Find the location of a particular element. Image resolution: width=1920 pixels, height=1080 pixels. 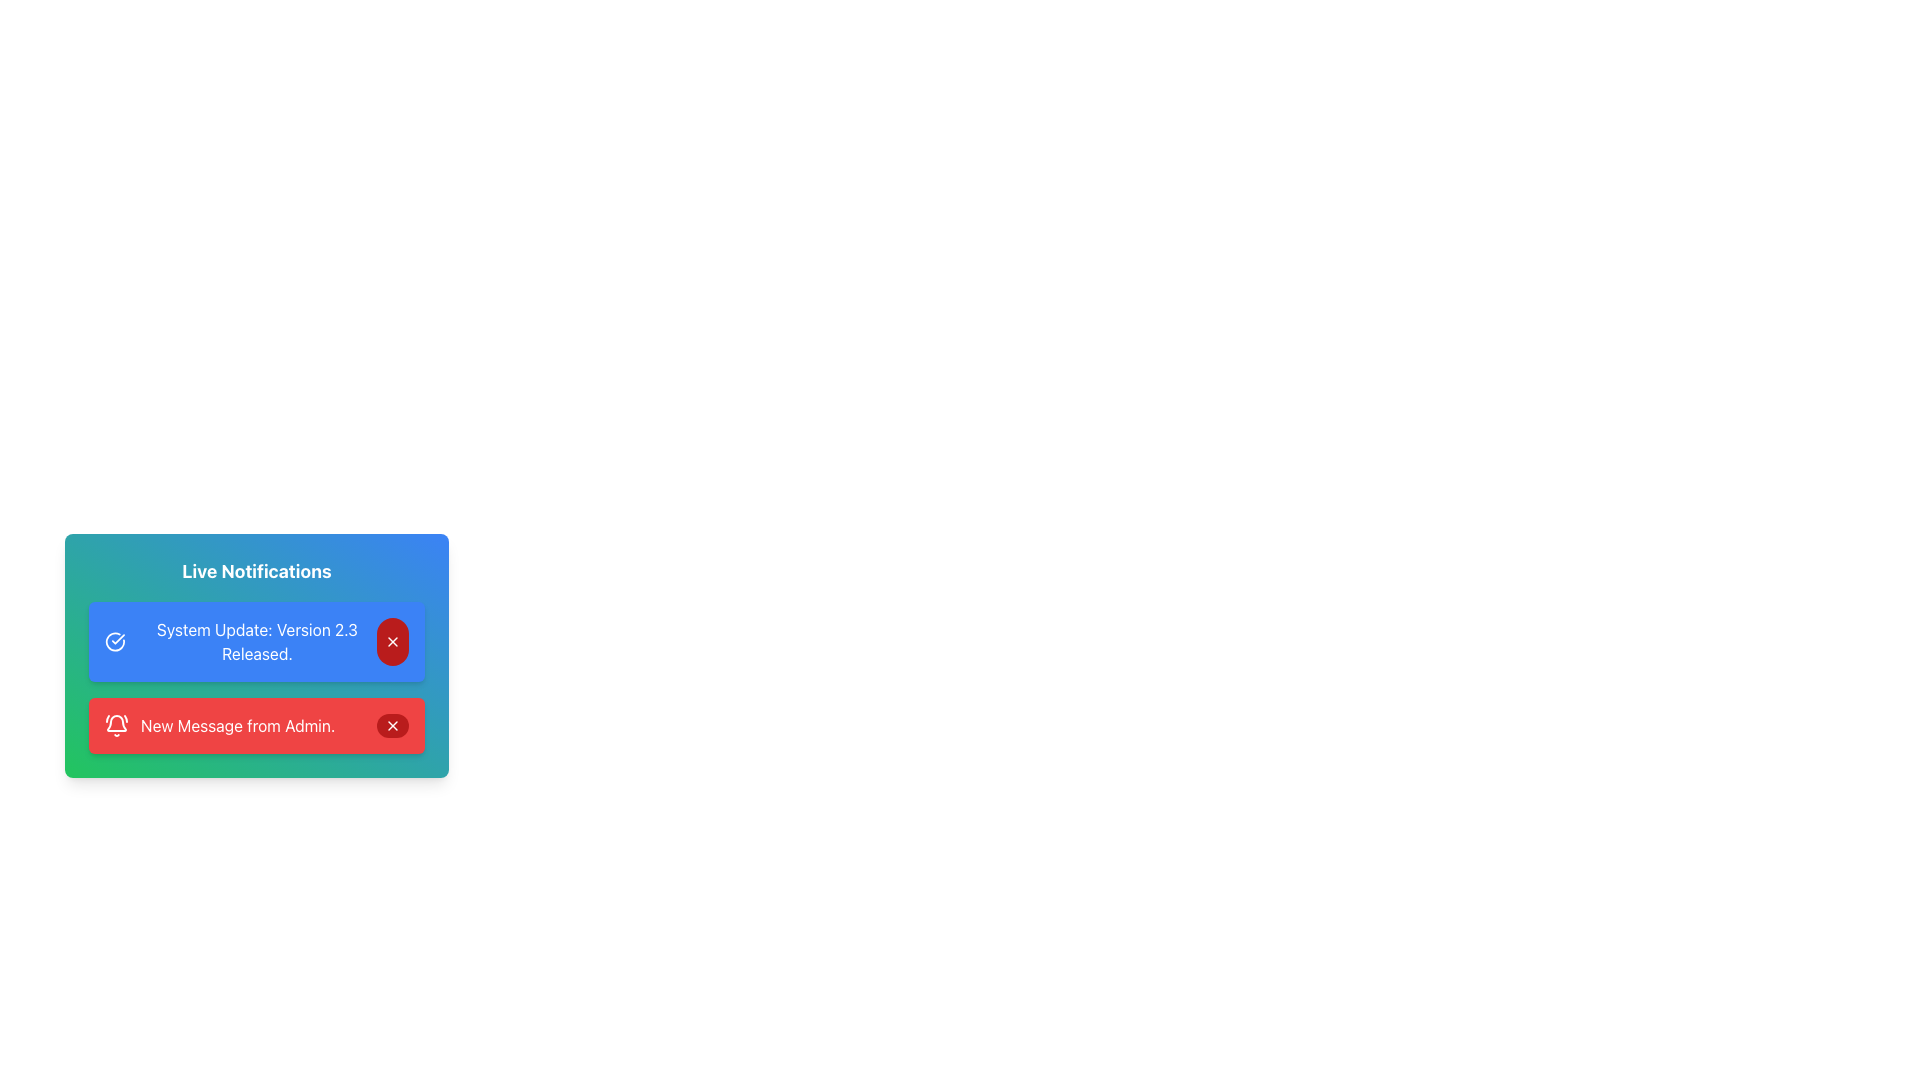

the small red circular button with an 'X' icon located at the top-right corner of the blue notification box titled 'System Update: Version 2.3 Released.' is located at coordinates (393, 641).